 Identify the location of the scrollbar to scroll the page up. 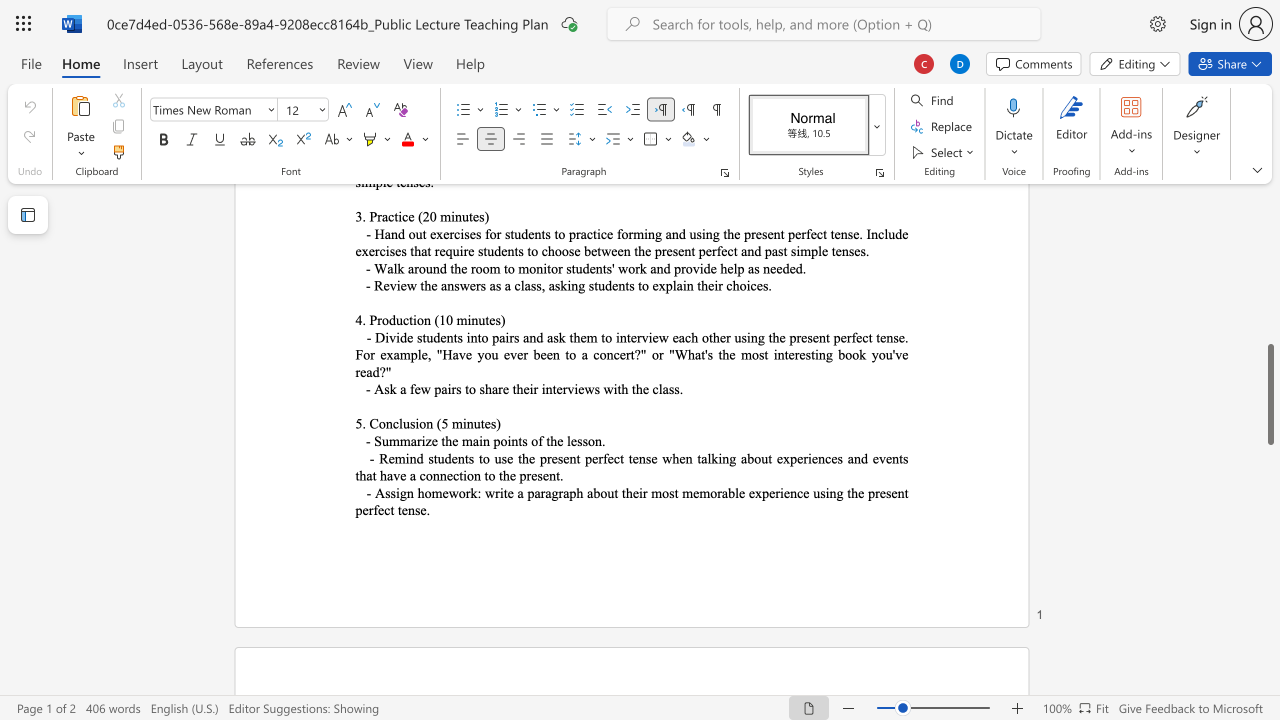
(1269, 270).